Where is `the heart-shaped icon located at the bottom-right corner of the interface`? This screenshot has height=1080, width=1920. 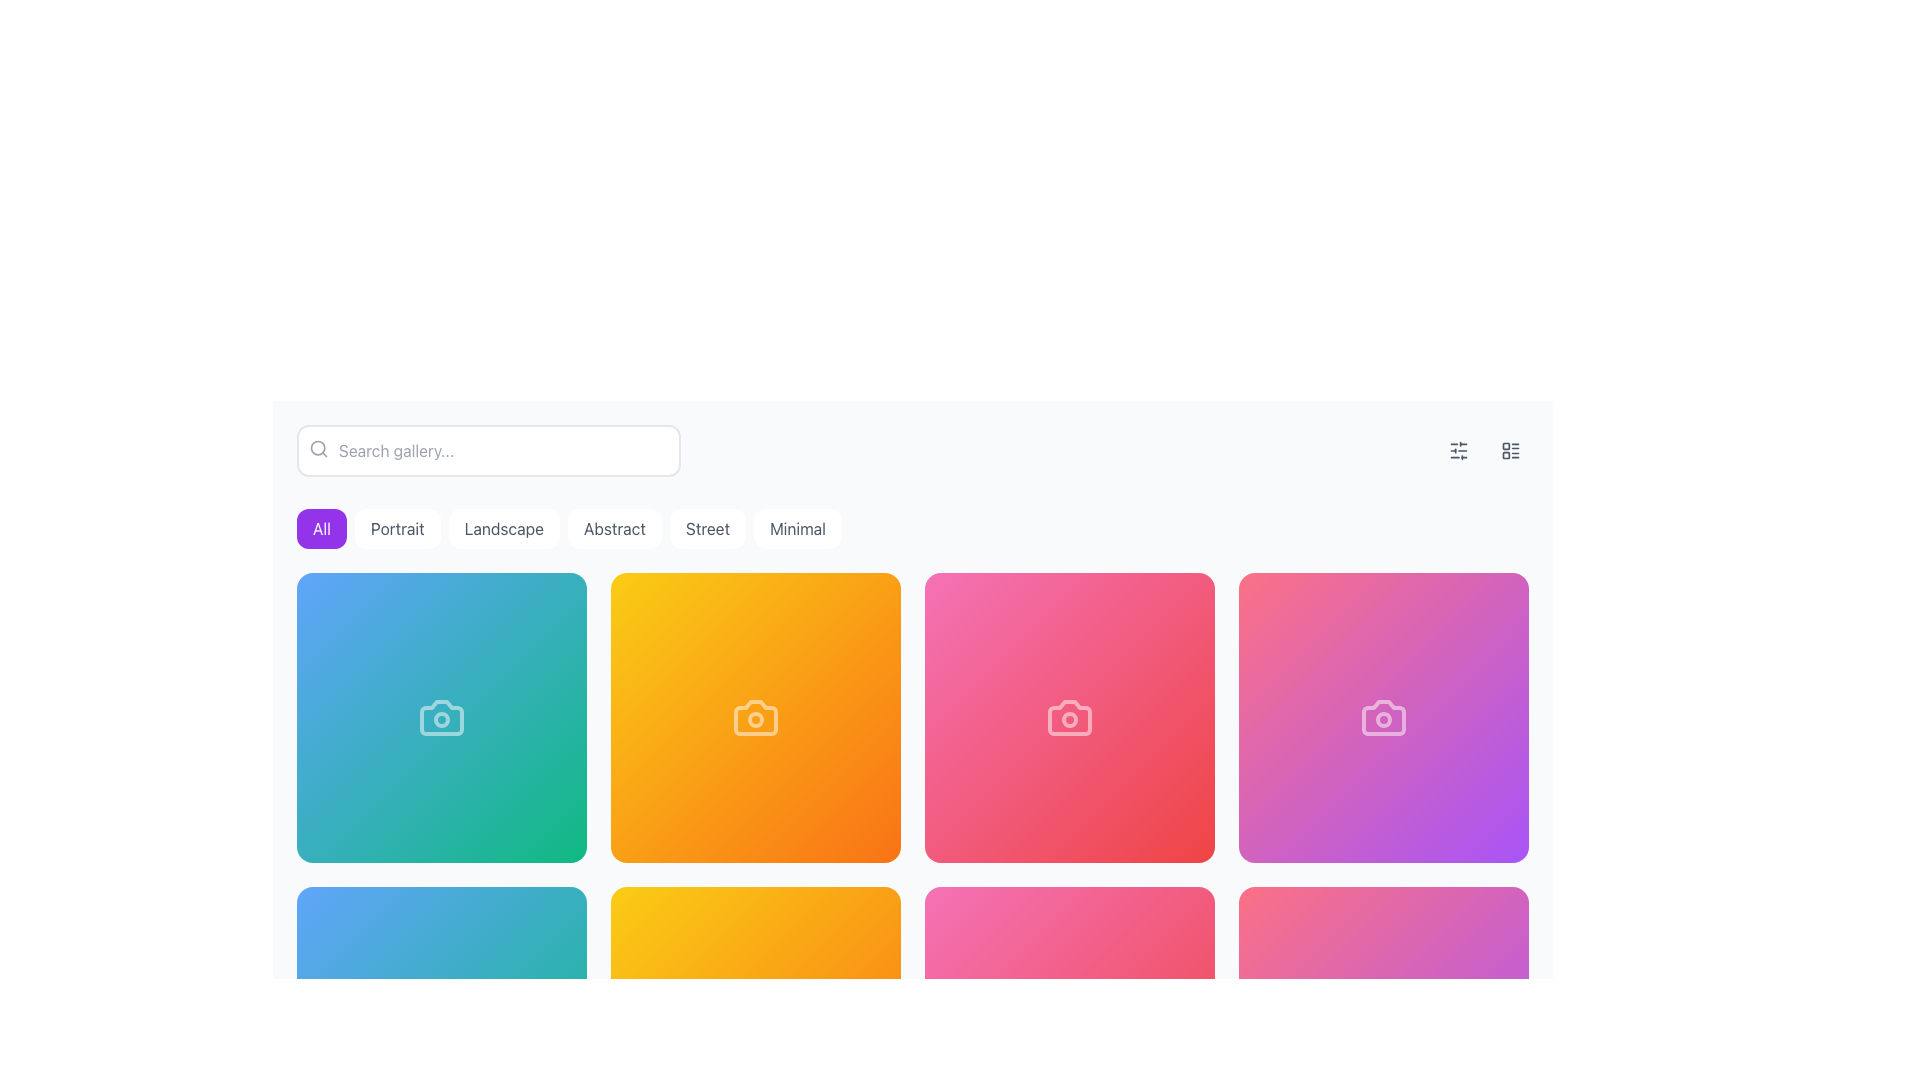
the heart-shaped icon located at the bottom-right corner of the interface is located at coordinates (1331, 1032).